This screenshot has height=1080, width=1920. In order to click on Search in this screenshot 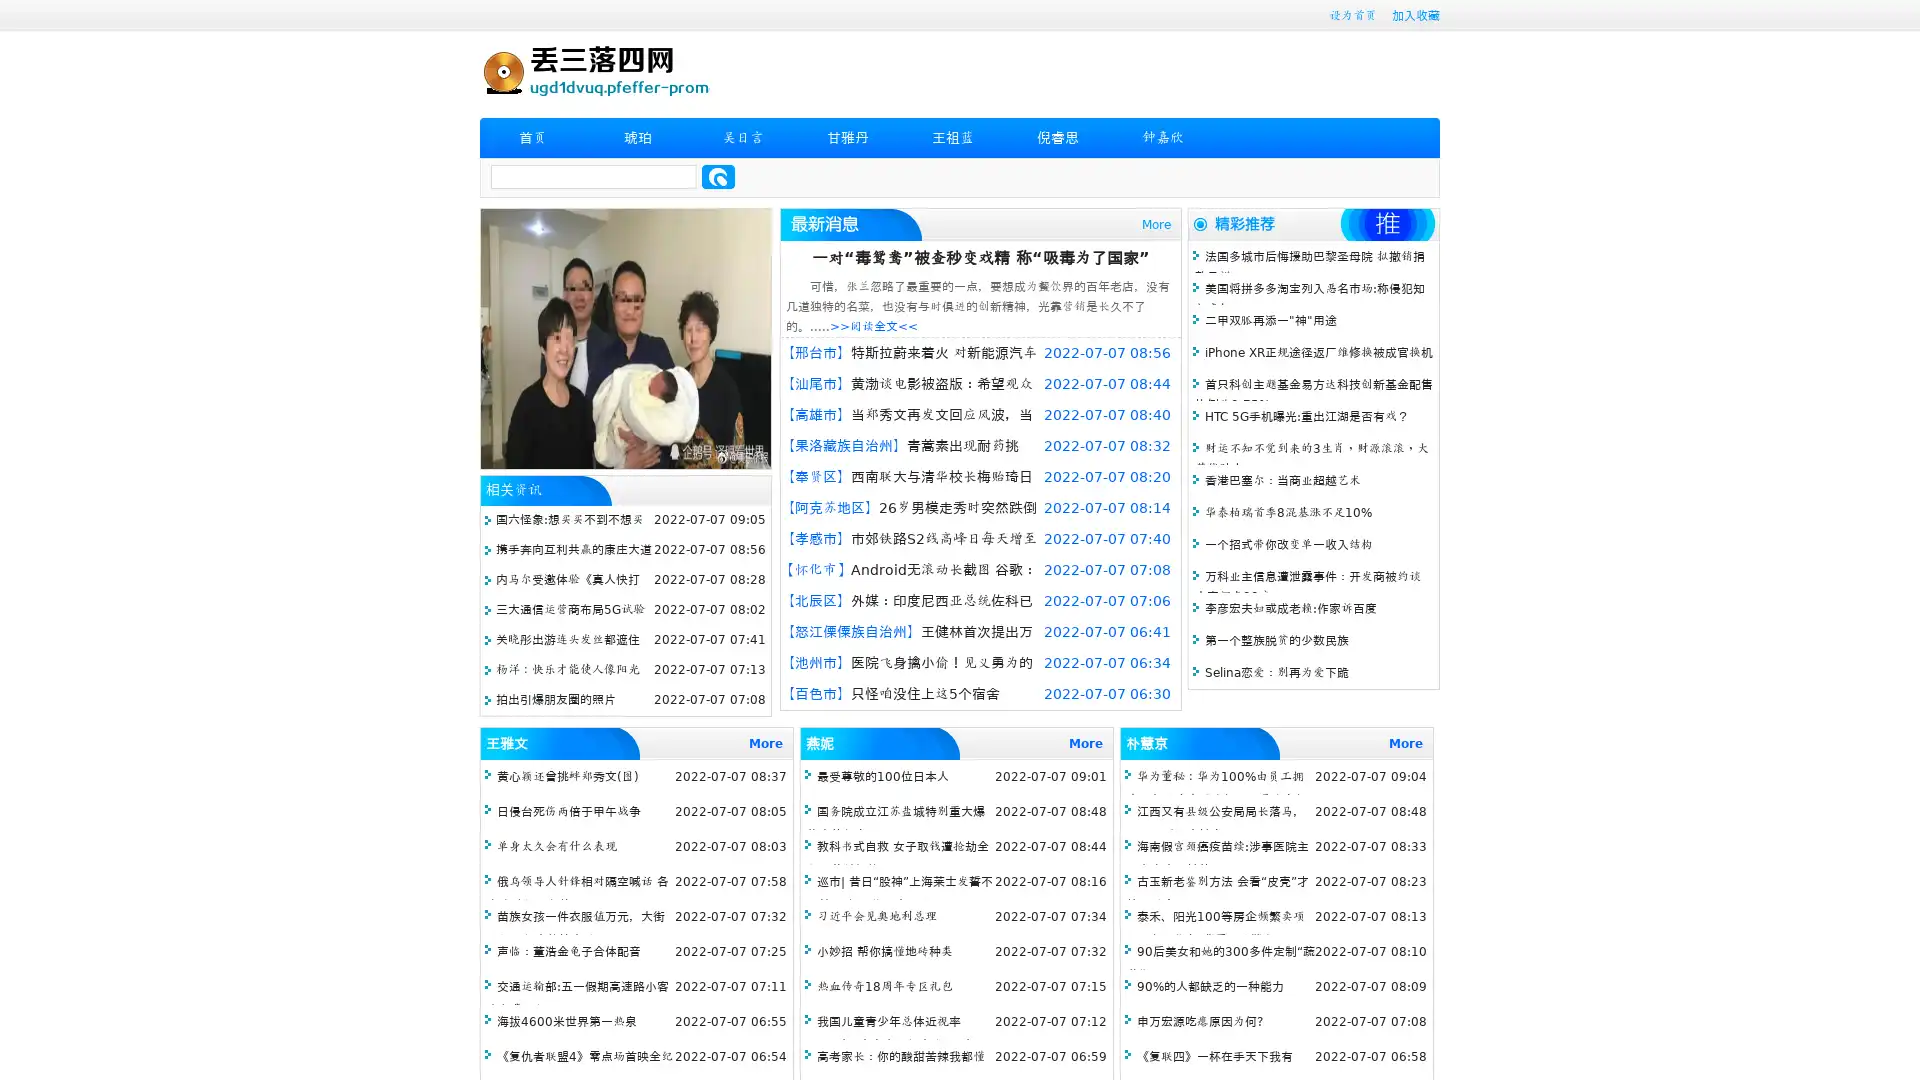, I will do `click(718, 176)`.